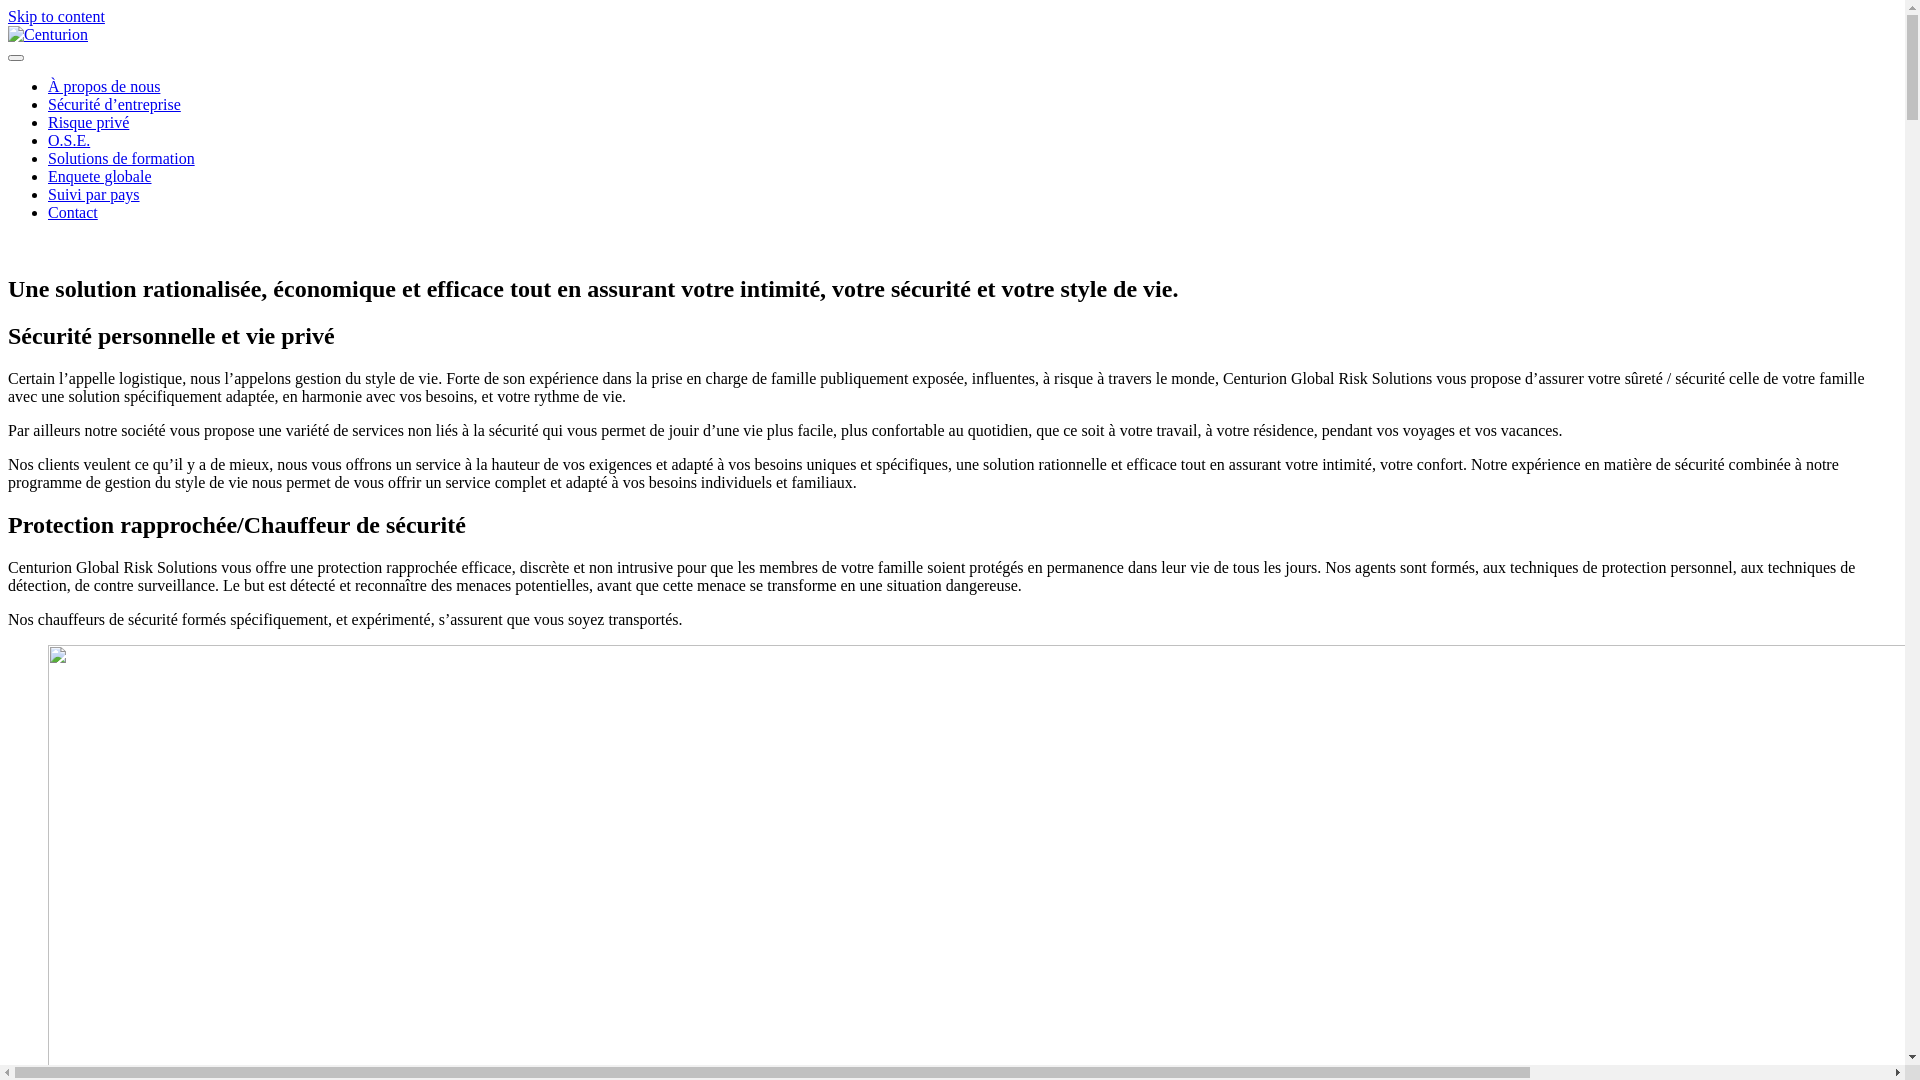 The height and width of the screenshot is (1080, 1920). I want to click on 'Solutions de formation', so click(120, 157).